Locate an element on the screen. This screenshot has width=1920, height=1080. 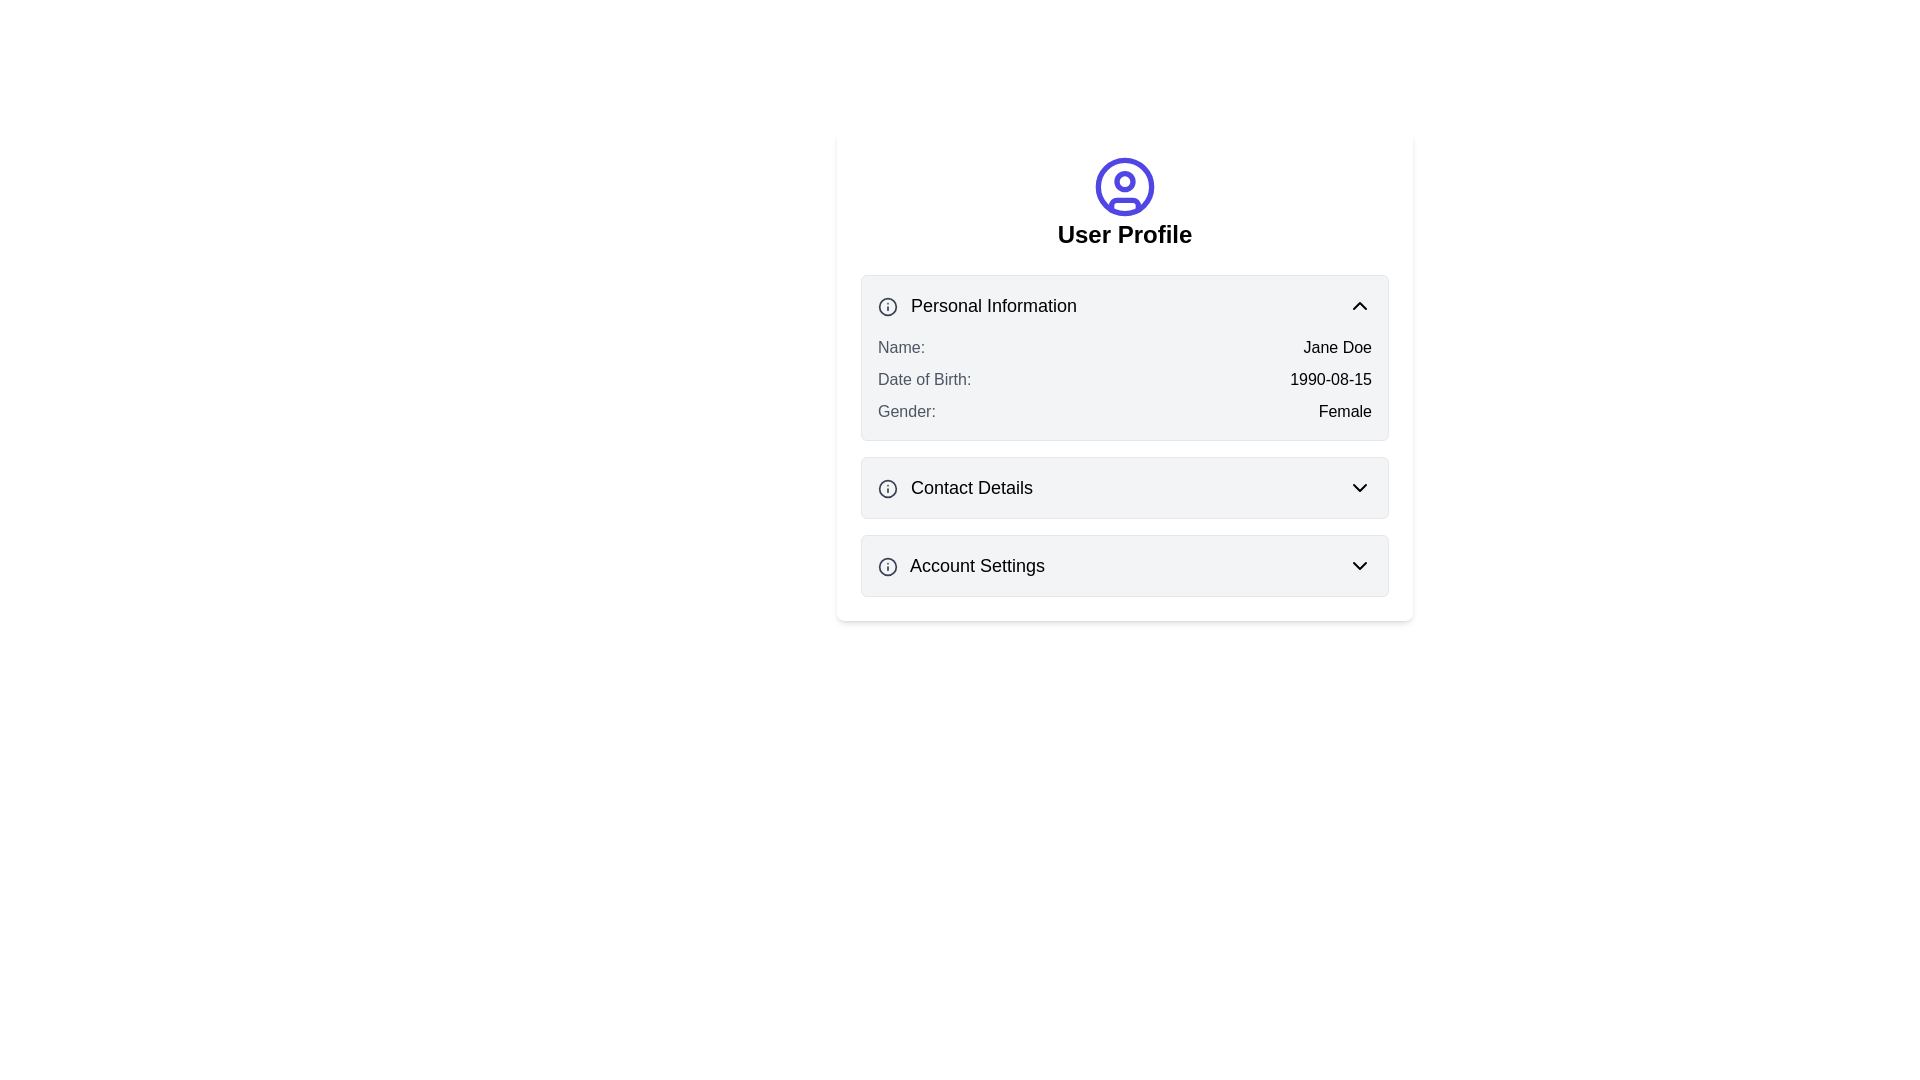
the Text display that shows the user's date of birth information, located in the 'Personal Information' section, aligned with the label 'Date of Birth:' on the right side is located at coordinates (1331, 380).